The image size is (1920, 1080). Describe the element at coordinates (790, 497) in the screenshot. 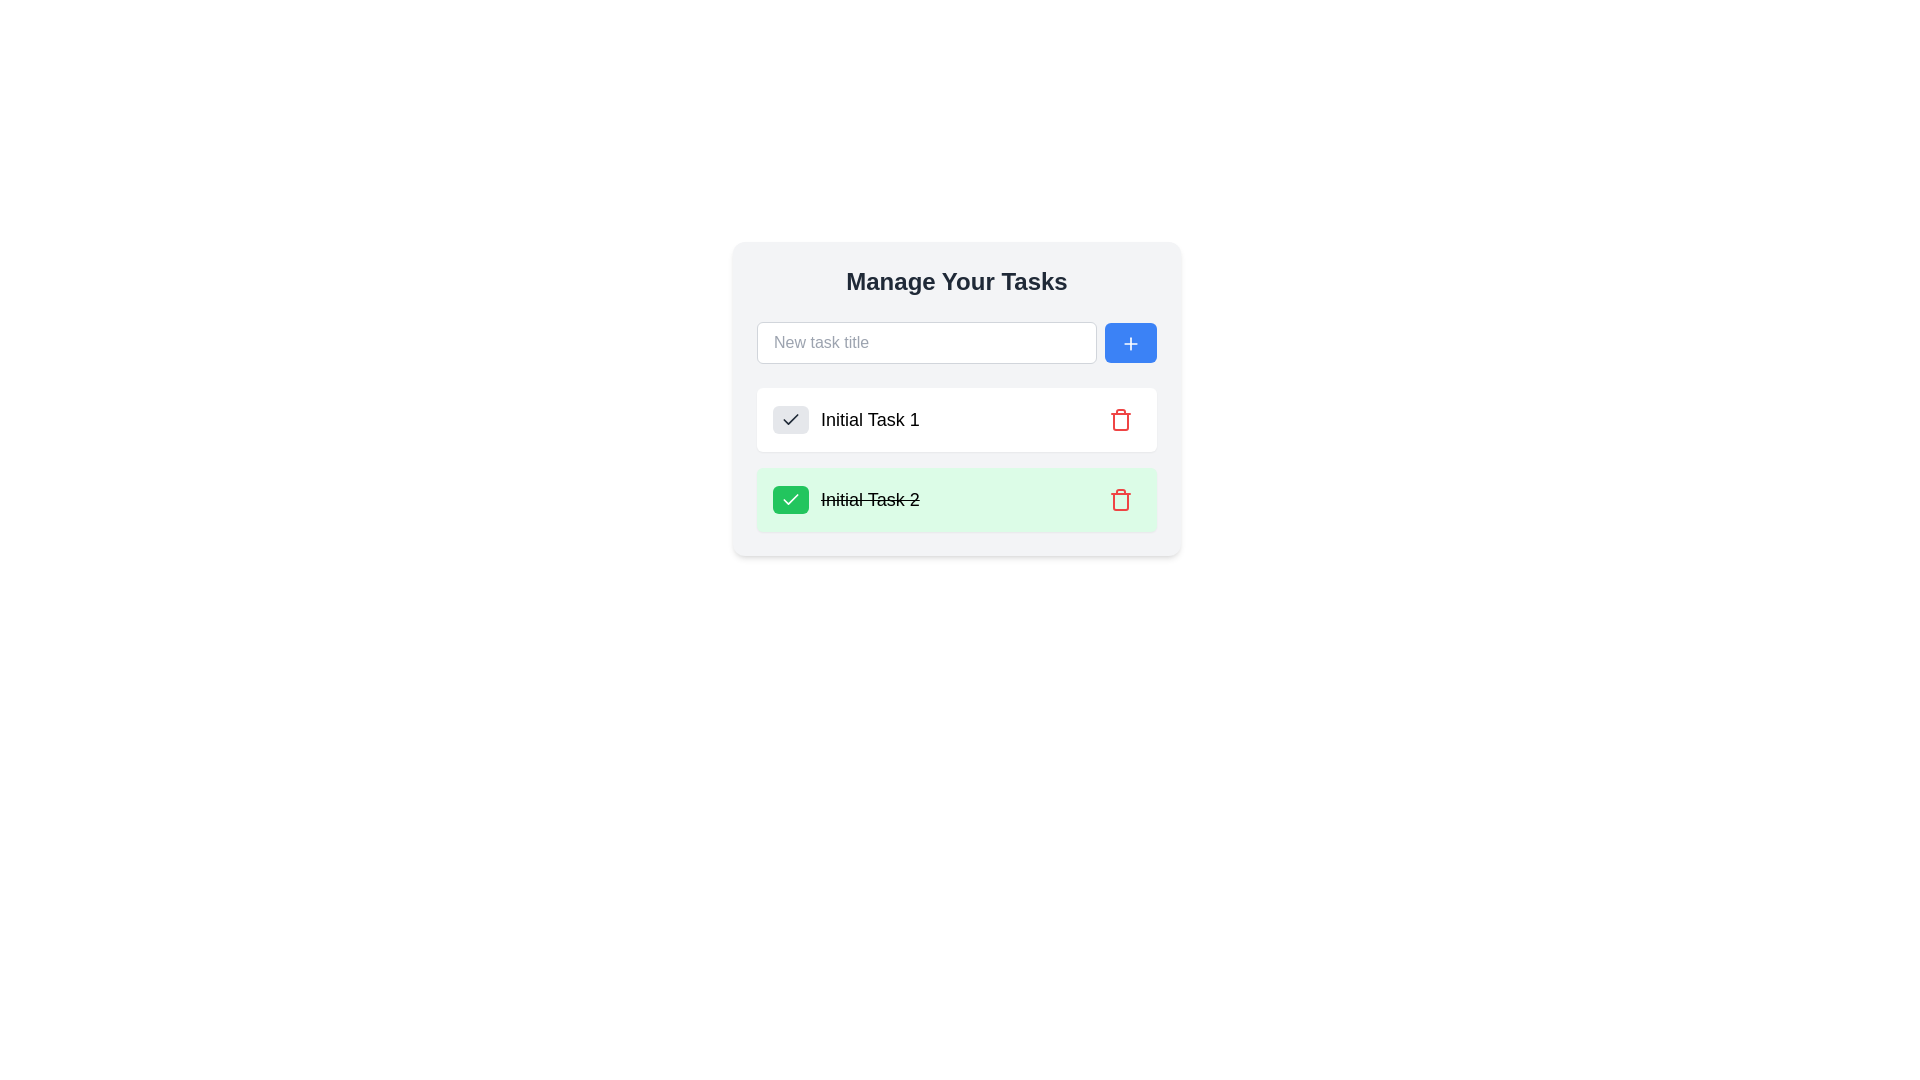

I see `the checkmark icon representing the task 'Initial Task 2' to modify its status by clicking on its row` at that location.